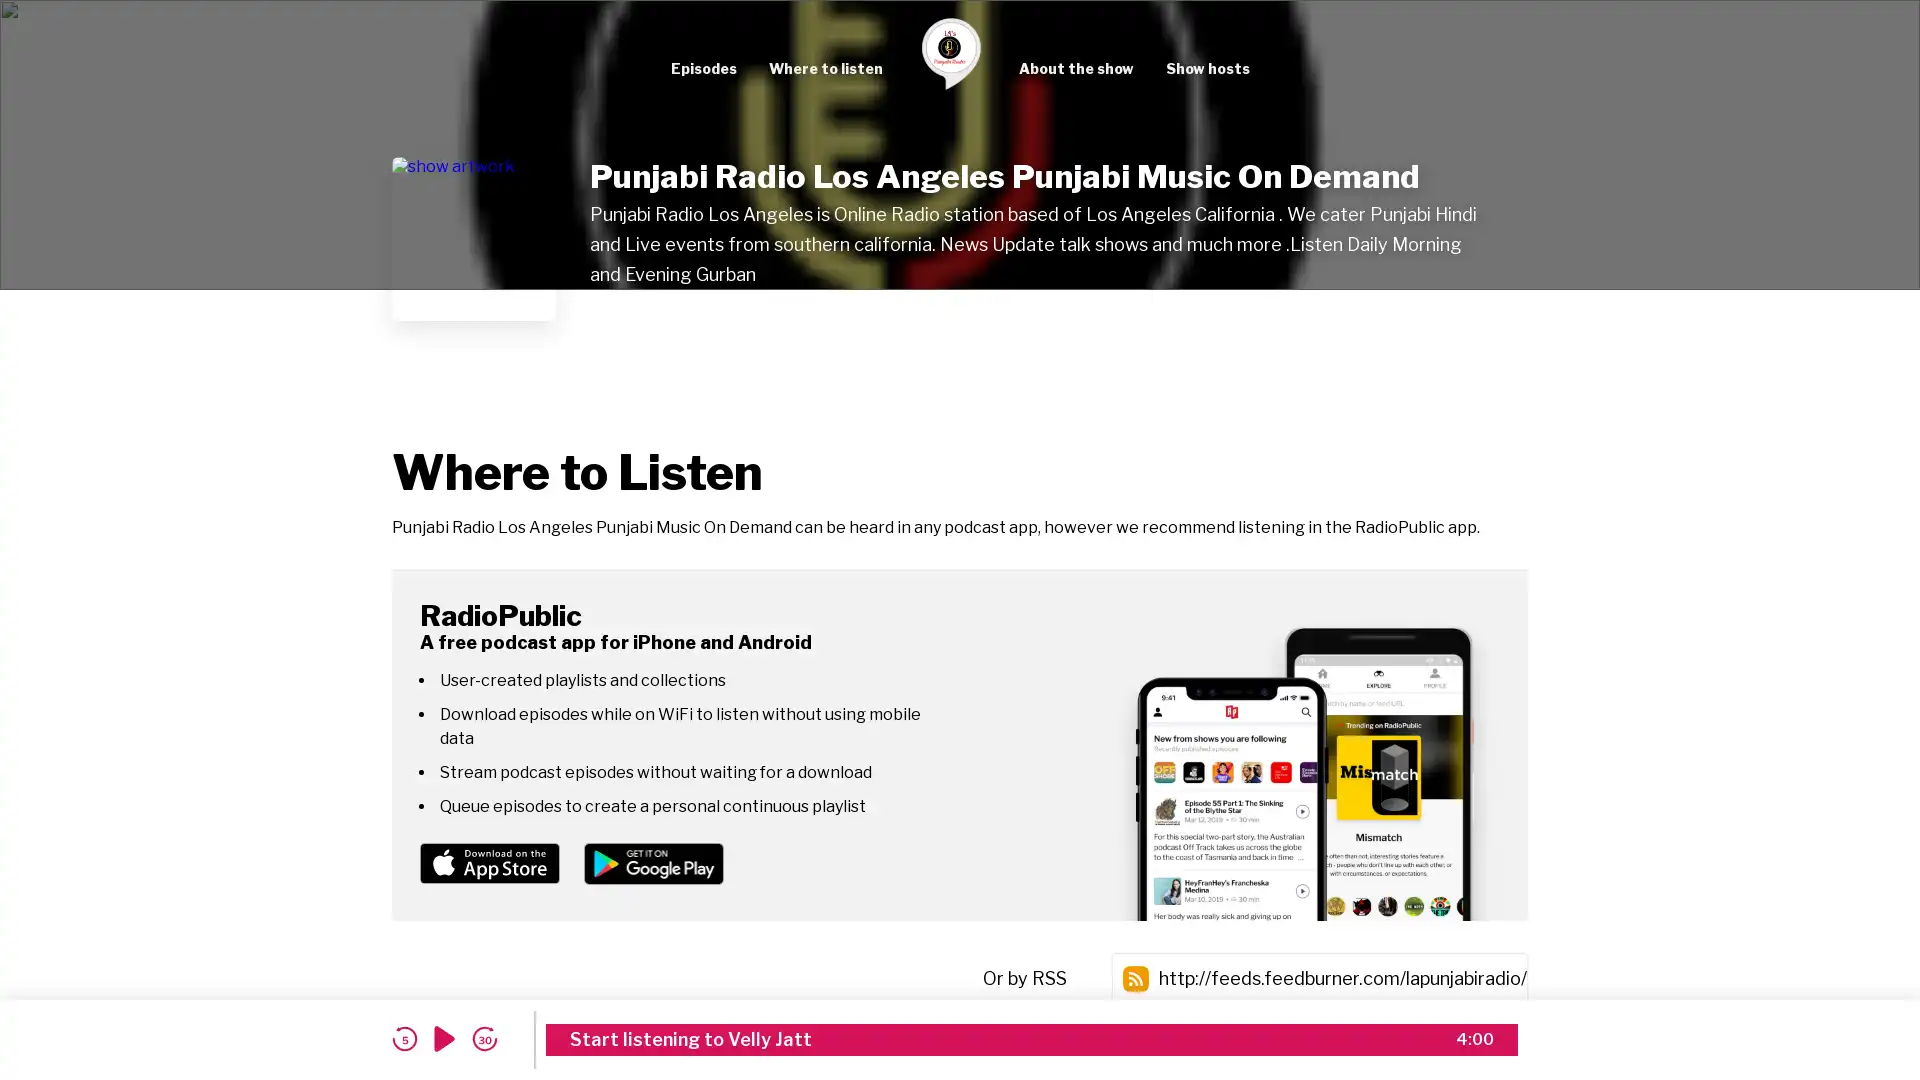 The image size is (1920, 1080). Describe the element at coordinates (444, 1038) in the screenshot. I see `play audio` at that location.